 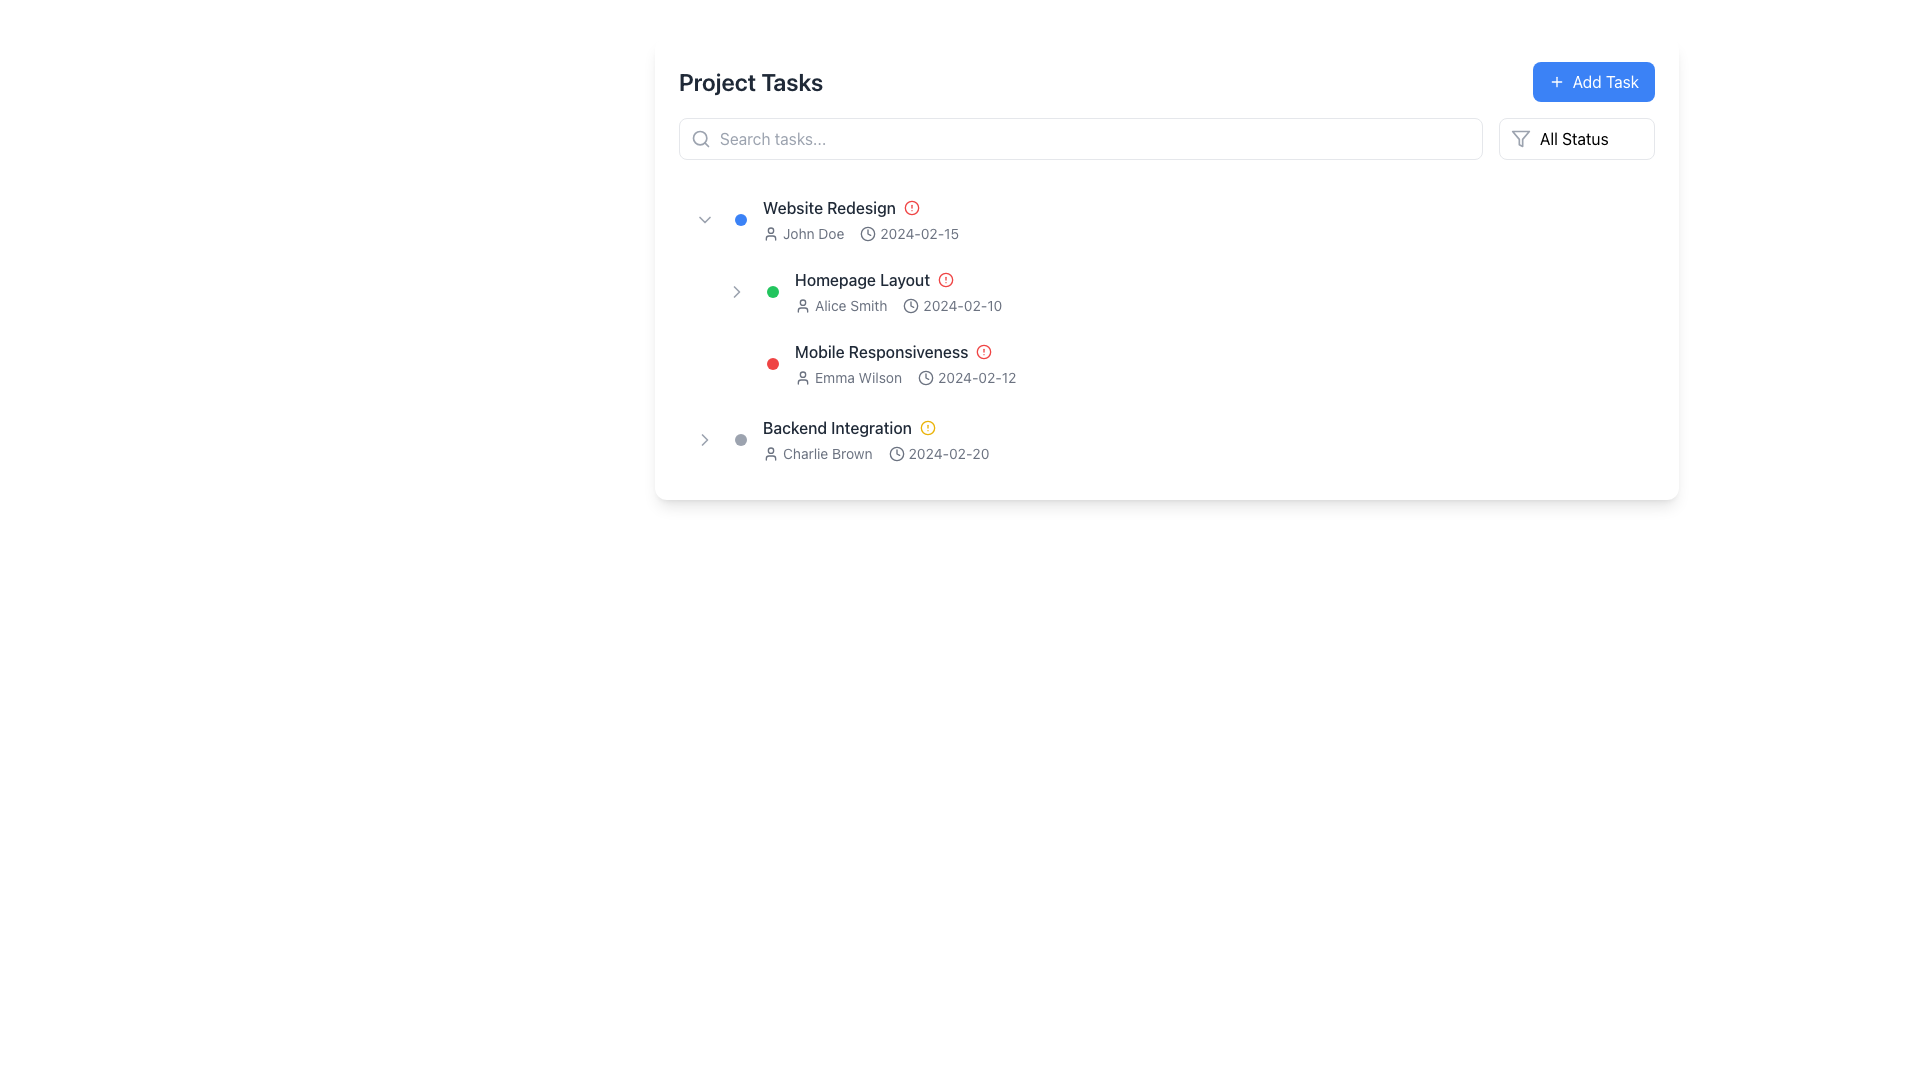 I want to click on the Text Label displaying the due date of the task 'Homepage Layout', which is located next to Alice Smith's name, so click(x=951, y=305).